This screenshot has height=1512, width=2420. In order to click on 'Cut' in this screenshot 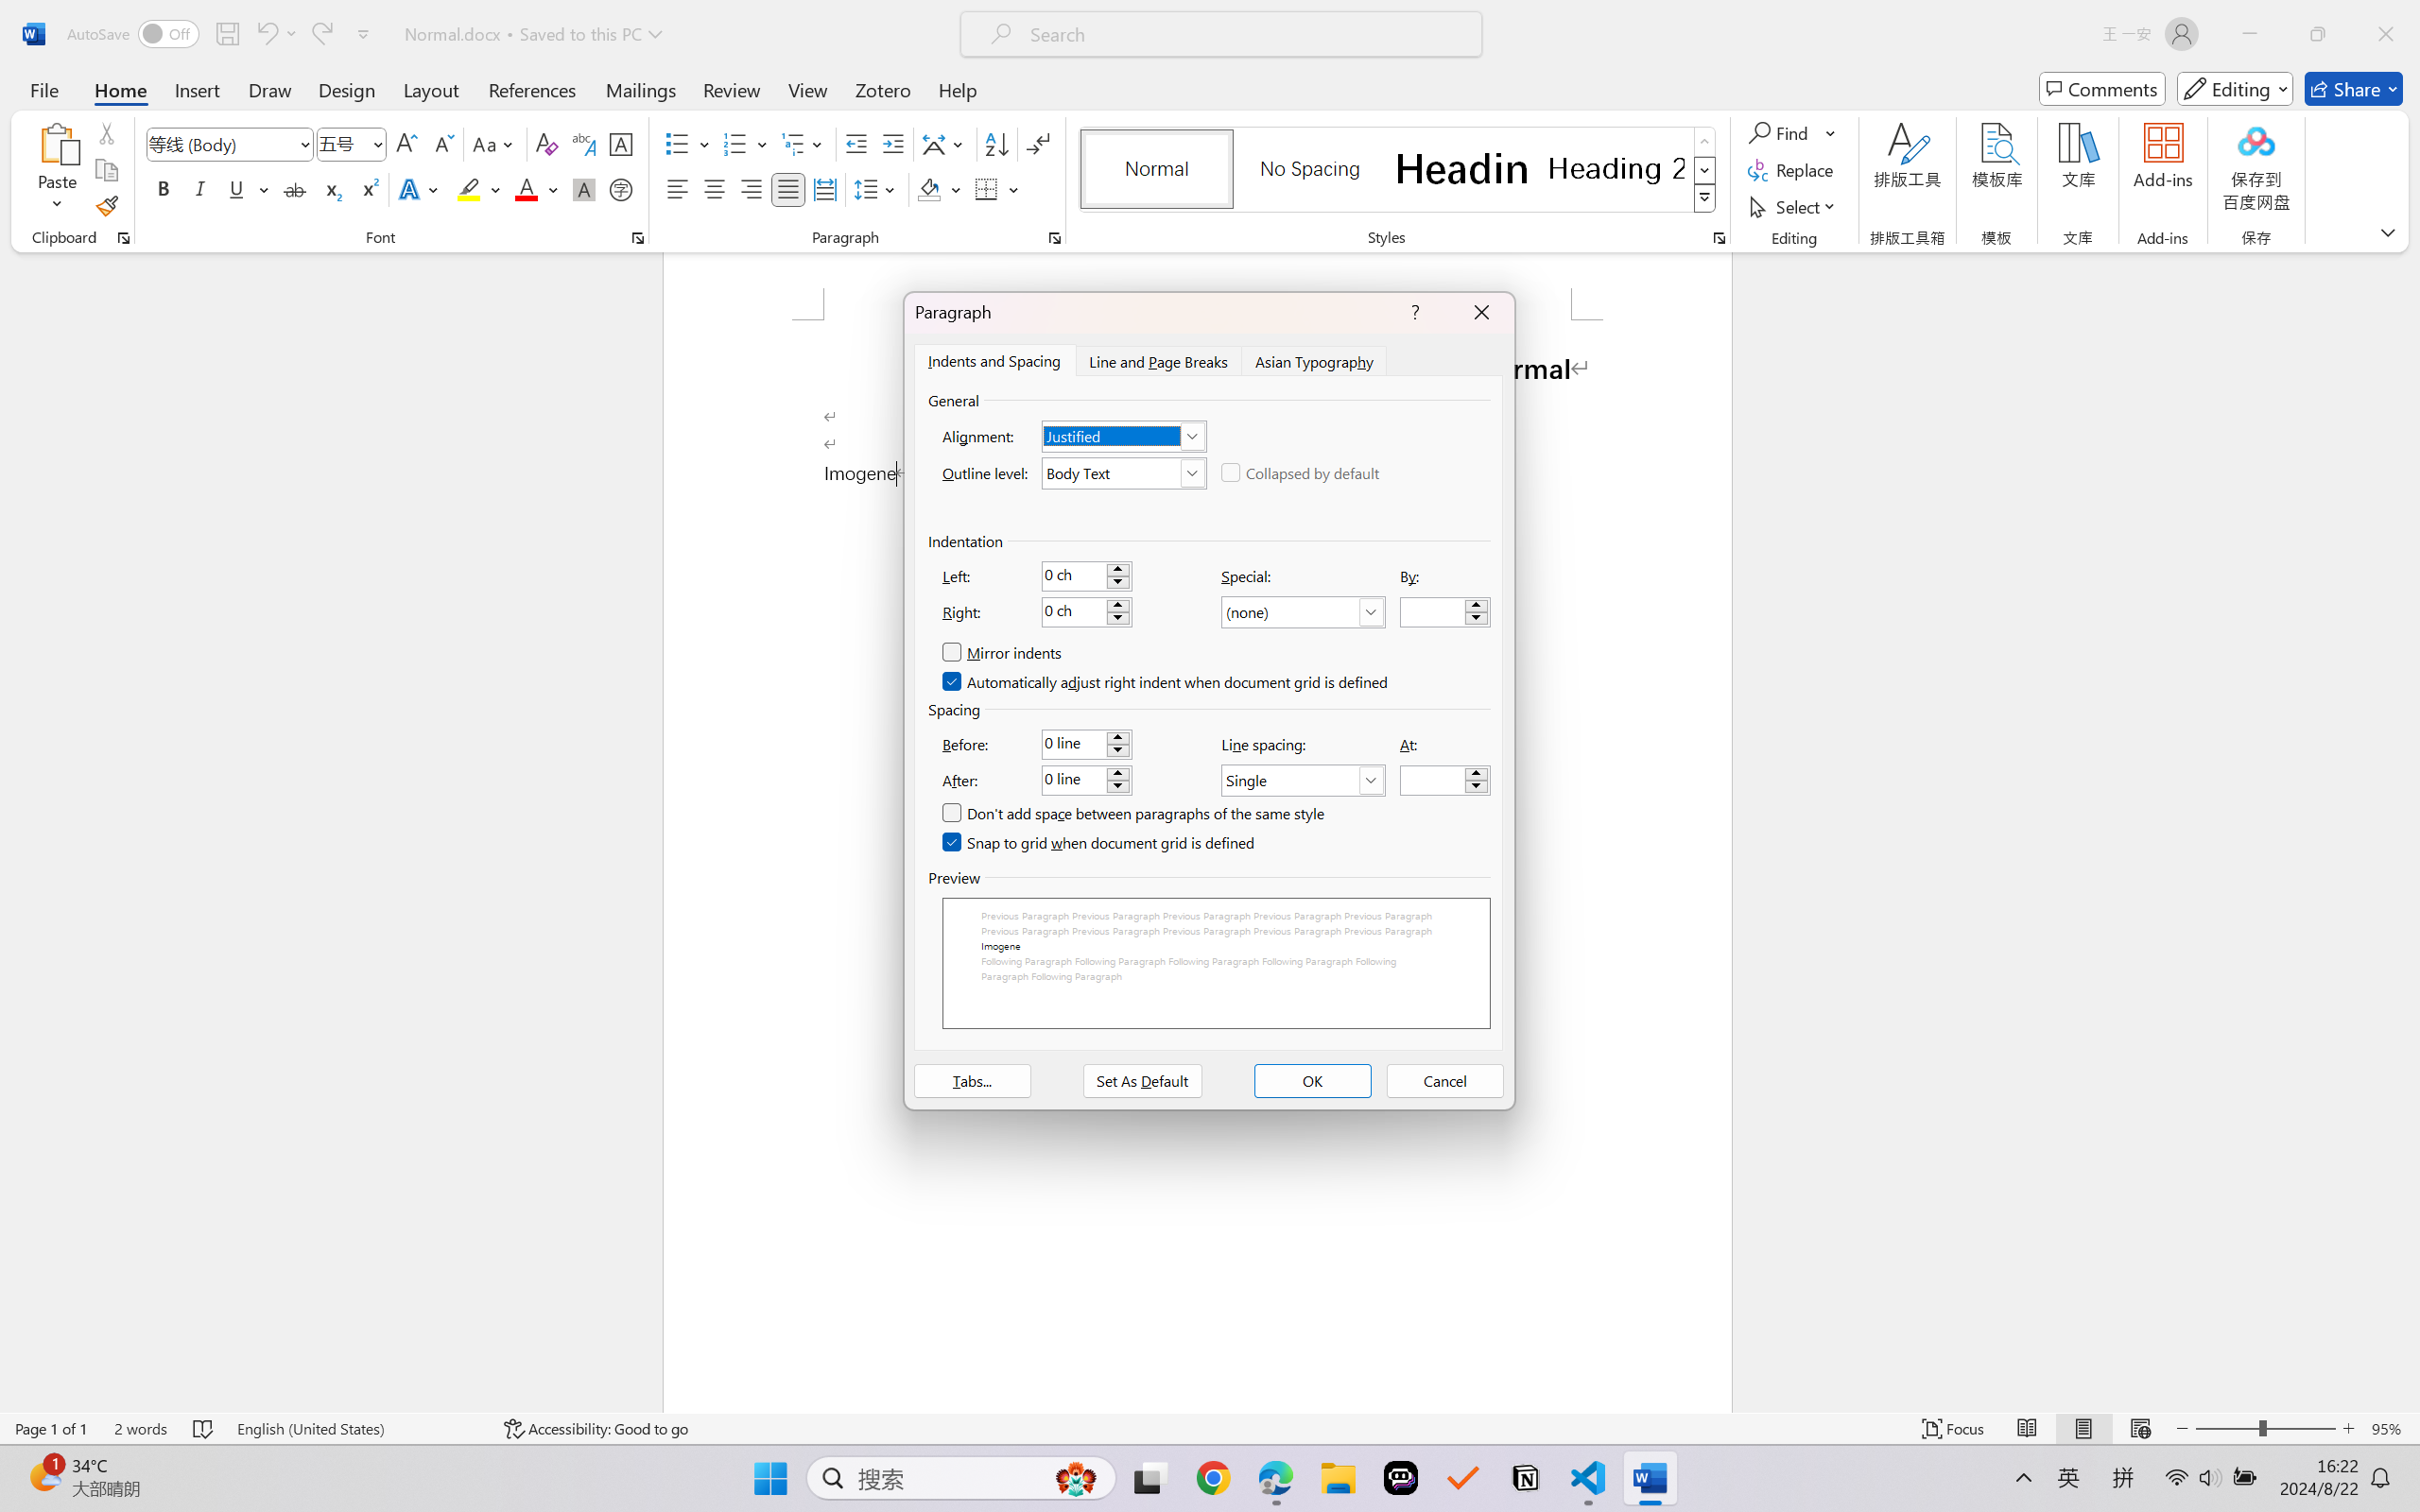, I will do `click(105, 131)`.